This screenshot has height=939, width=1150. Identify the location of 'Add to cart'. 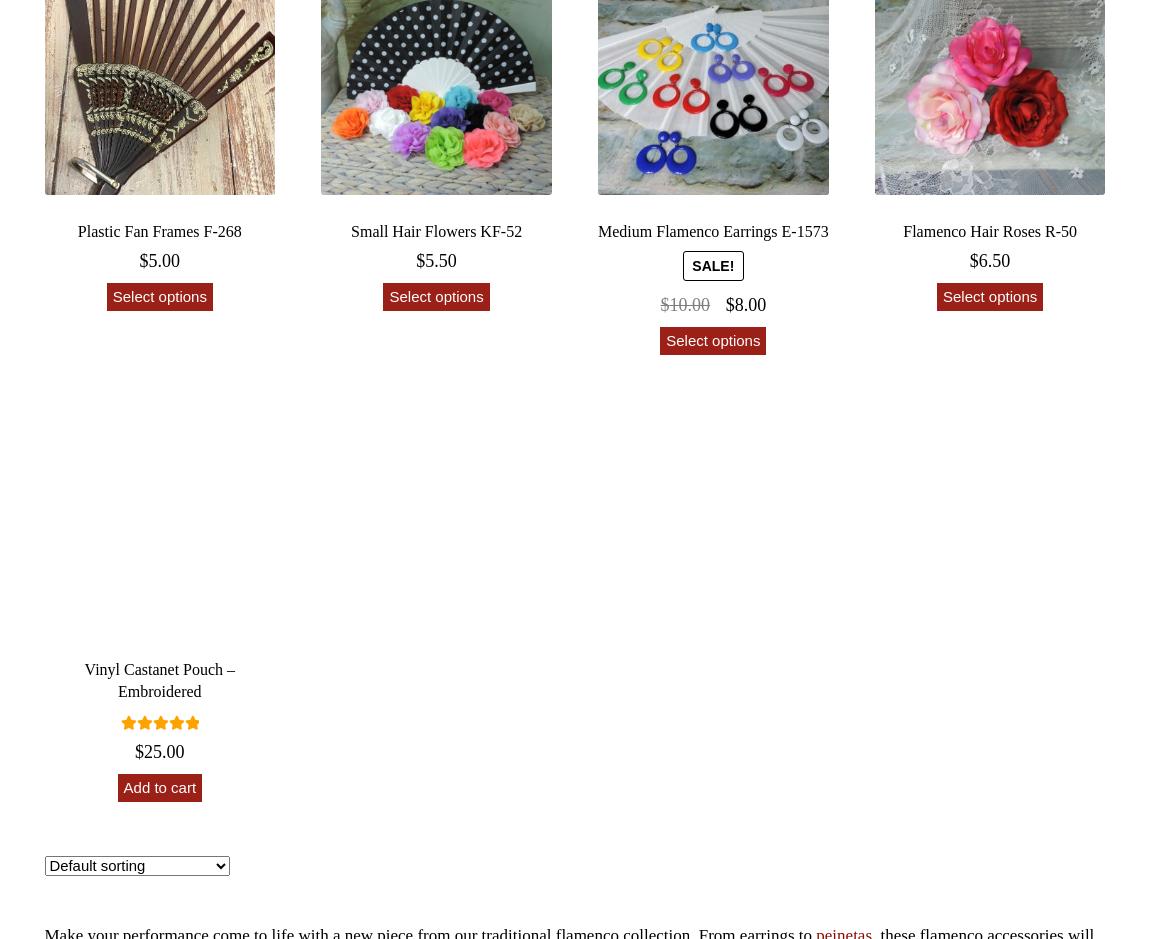
(158, 785).